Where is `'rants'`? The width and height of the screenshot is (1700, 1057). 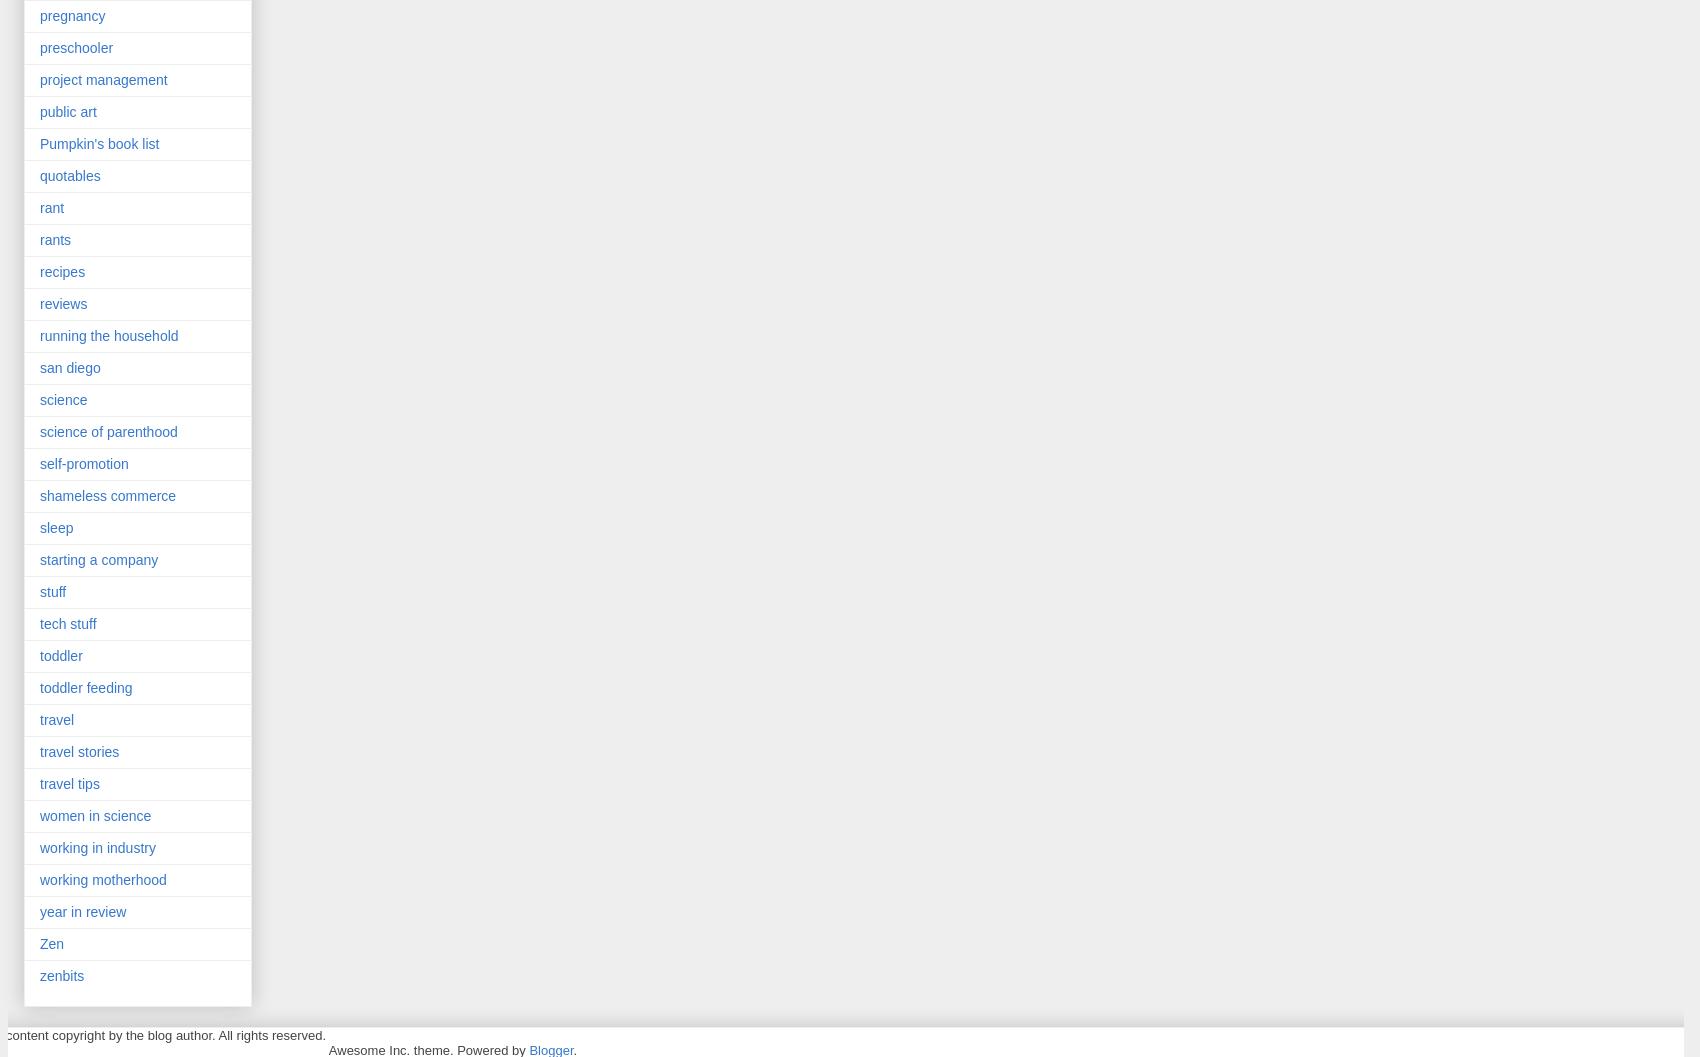
'rants' is located at coordinates (55, 239).